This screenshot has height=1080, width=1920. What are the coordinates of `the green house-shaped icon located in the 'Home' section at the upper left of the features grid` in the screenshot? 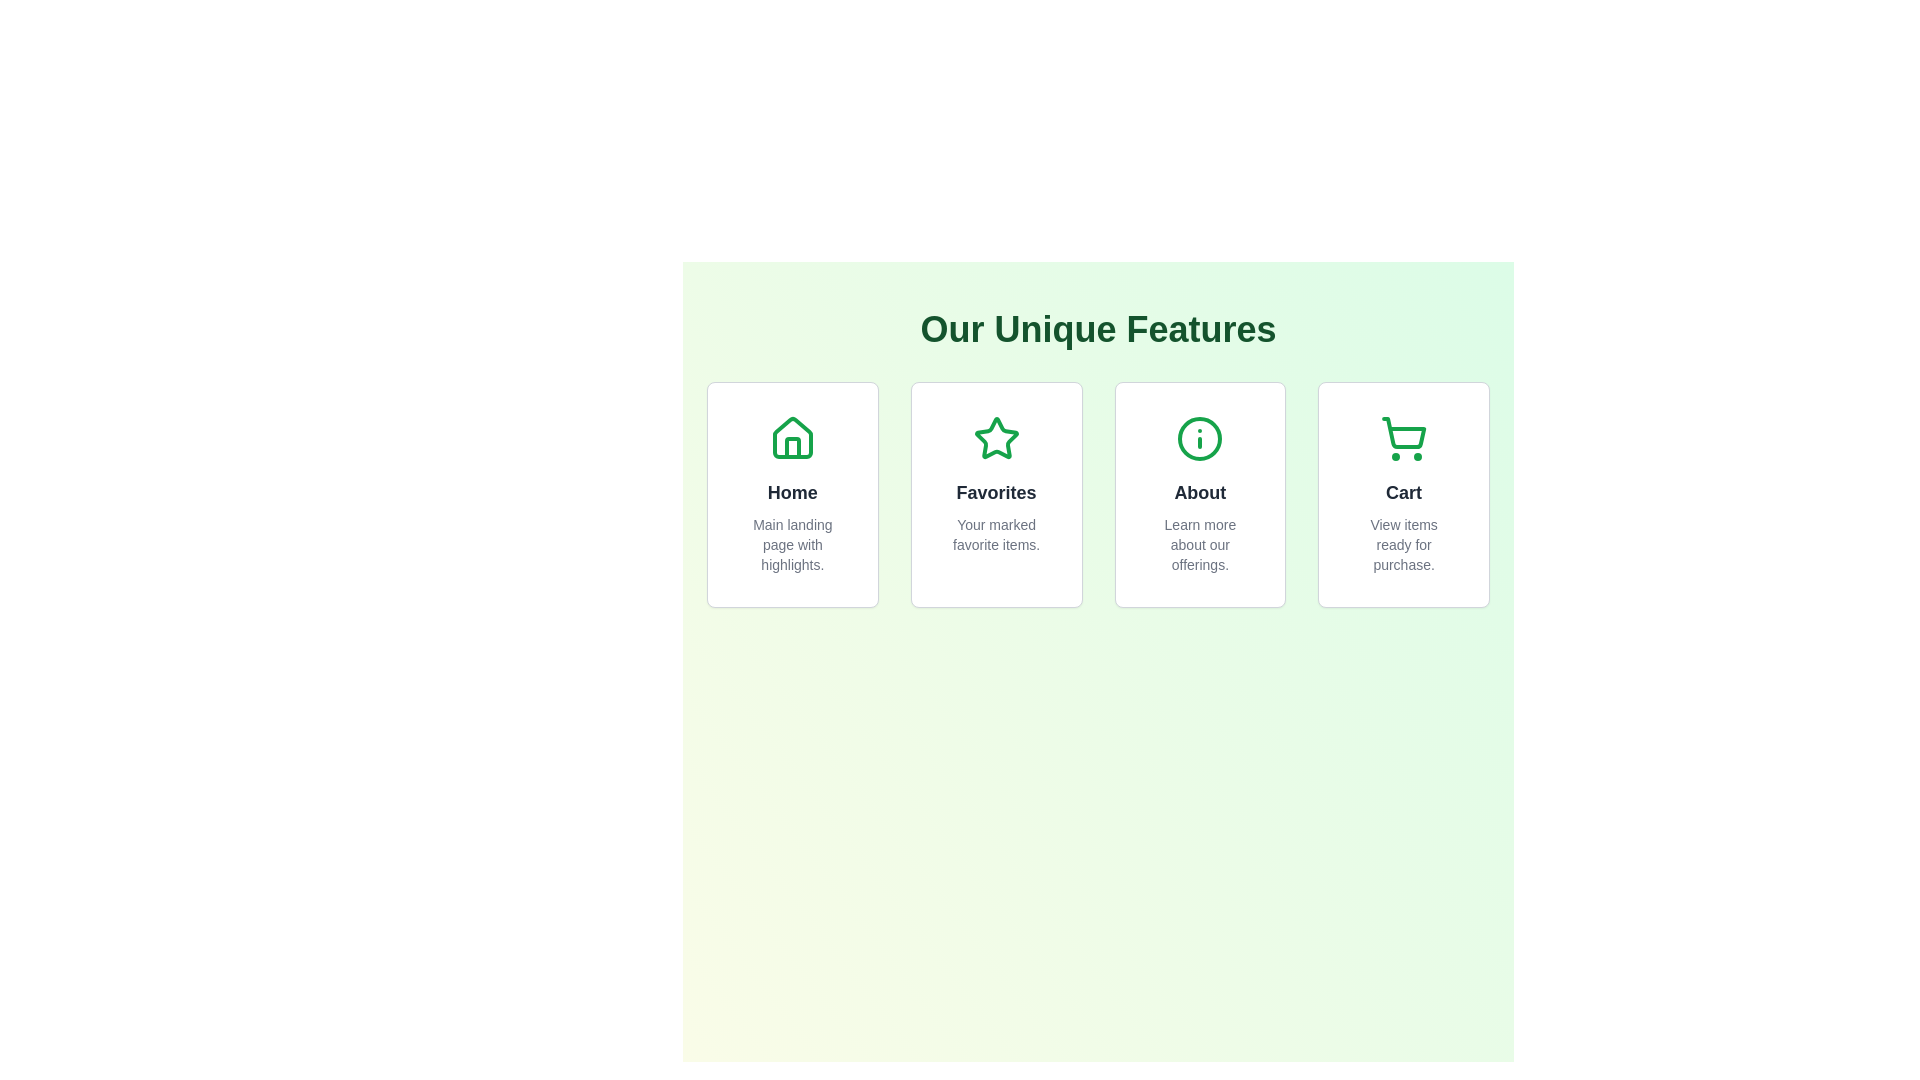 It's located at (791, 437).